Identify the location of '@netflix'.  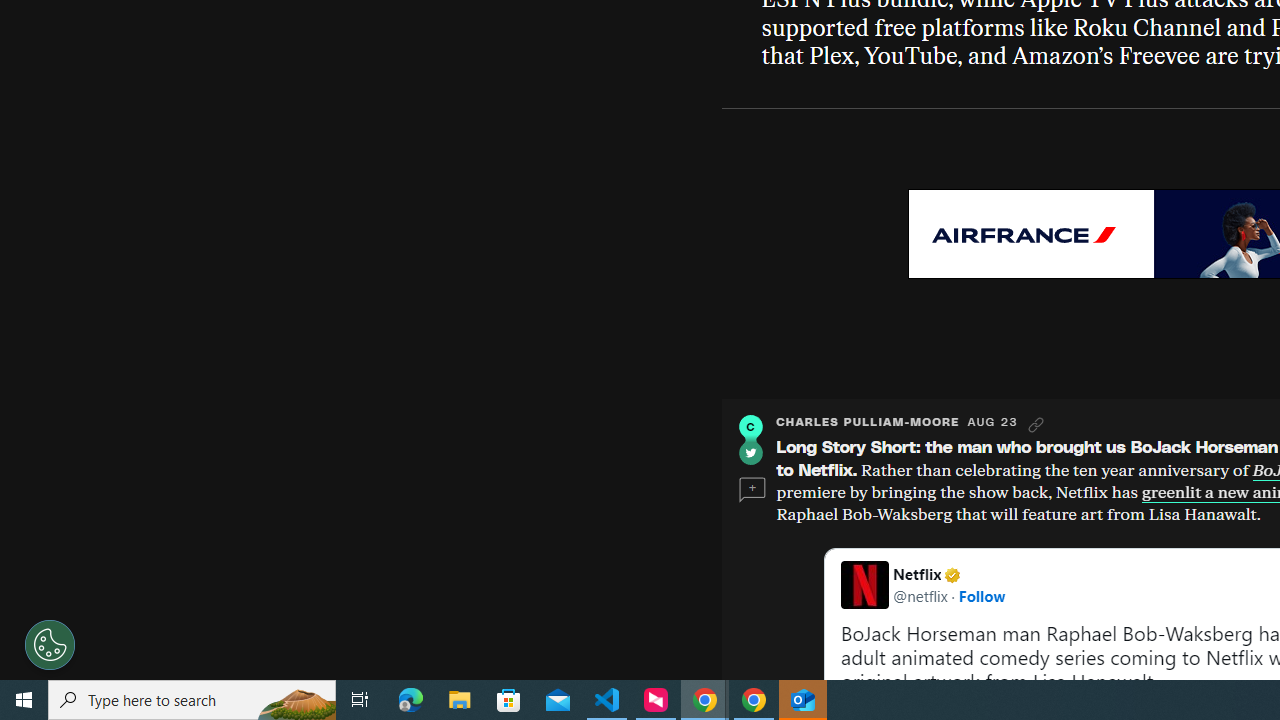
(919, 594).